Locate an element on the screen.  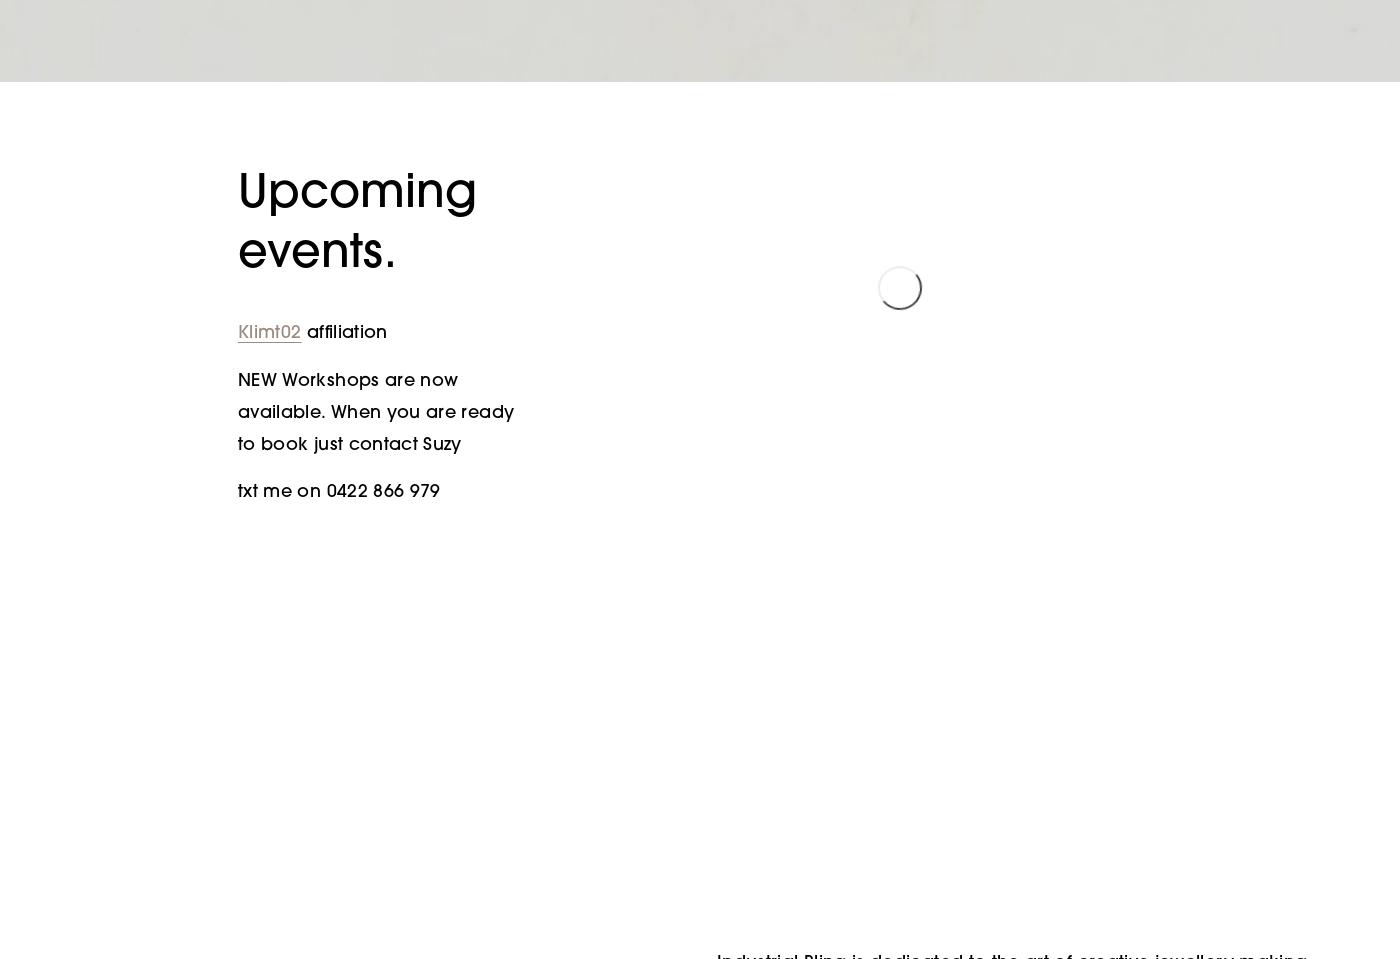
'4' is located at coordinates (1118, 301).